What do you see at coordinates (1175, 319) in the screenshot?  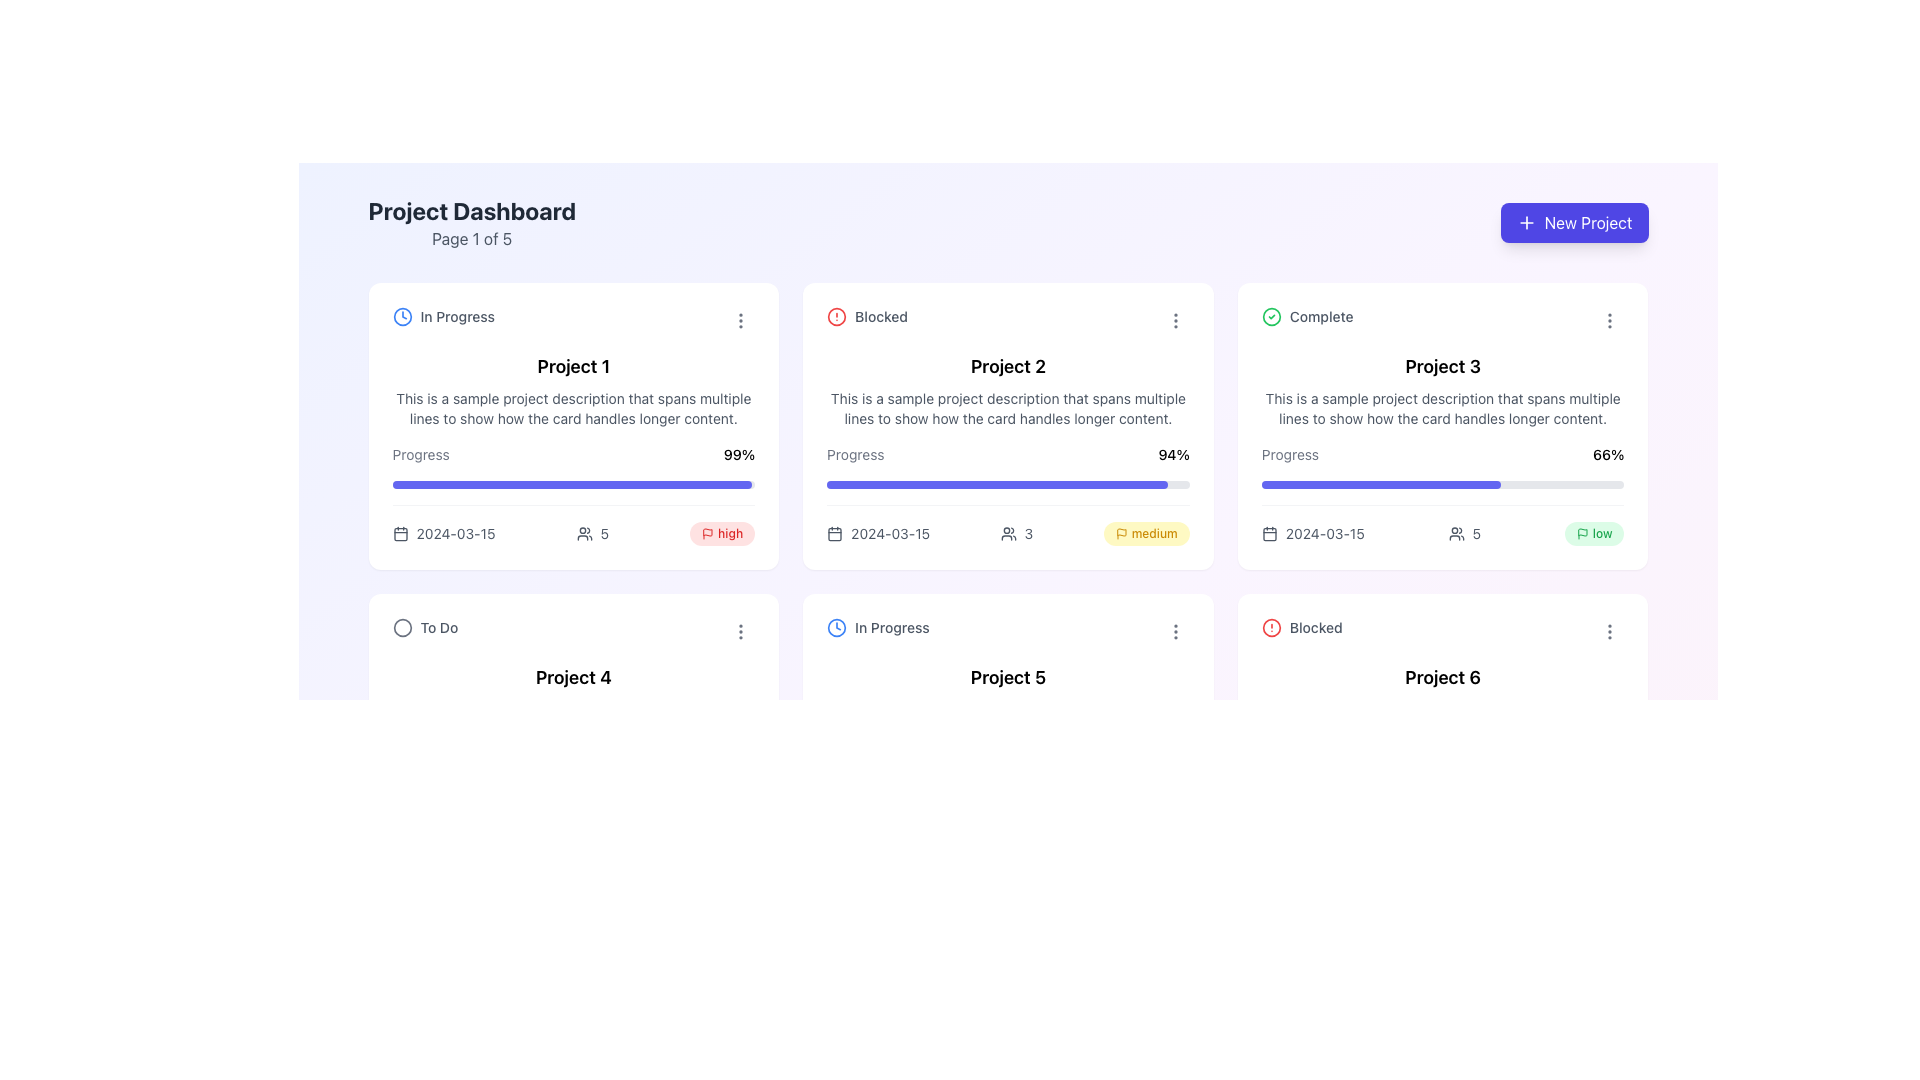 I see `the button located at the top-right corner of the 'Project 2' card` at bounding box center [1175, 319].